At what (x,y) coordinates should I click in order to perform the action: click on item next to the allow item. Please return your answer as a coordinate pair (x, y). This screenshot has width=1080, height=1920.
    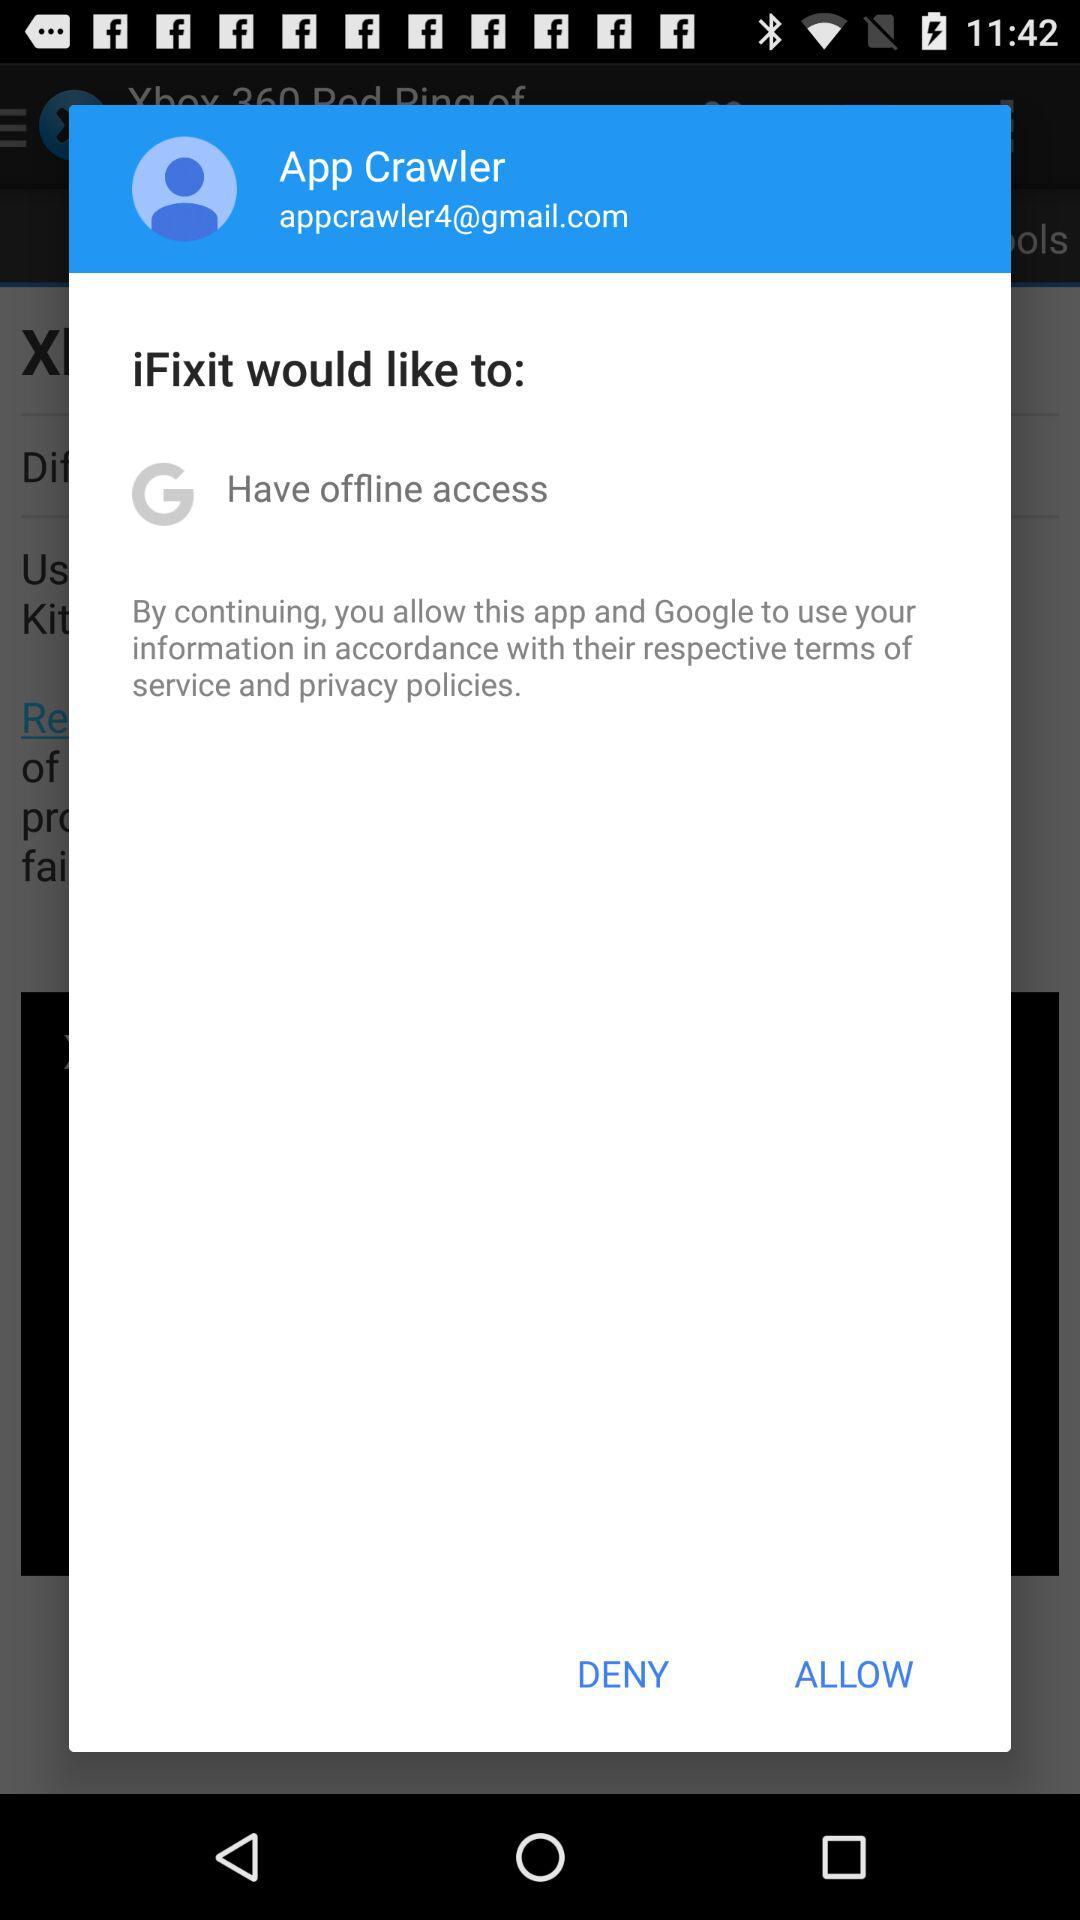
    Looking at the image, I should click on (621, 1673).